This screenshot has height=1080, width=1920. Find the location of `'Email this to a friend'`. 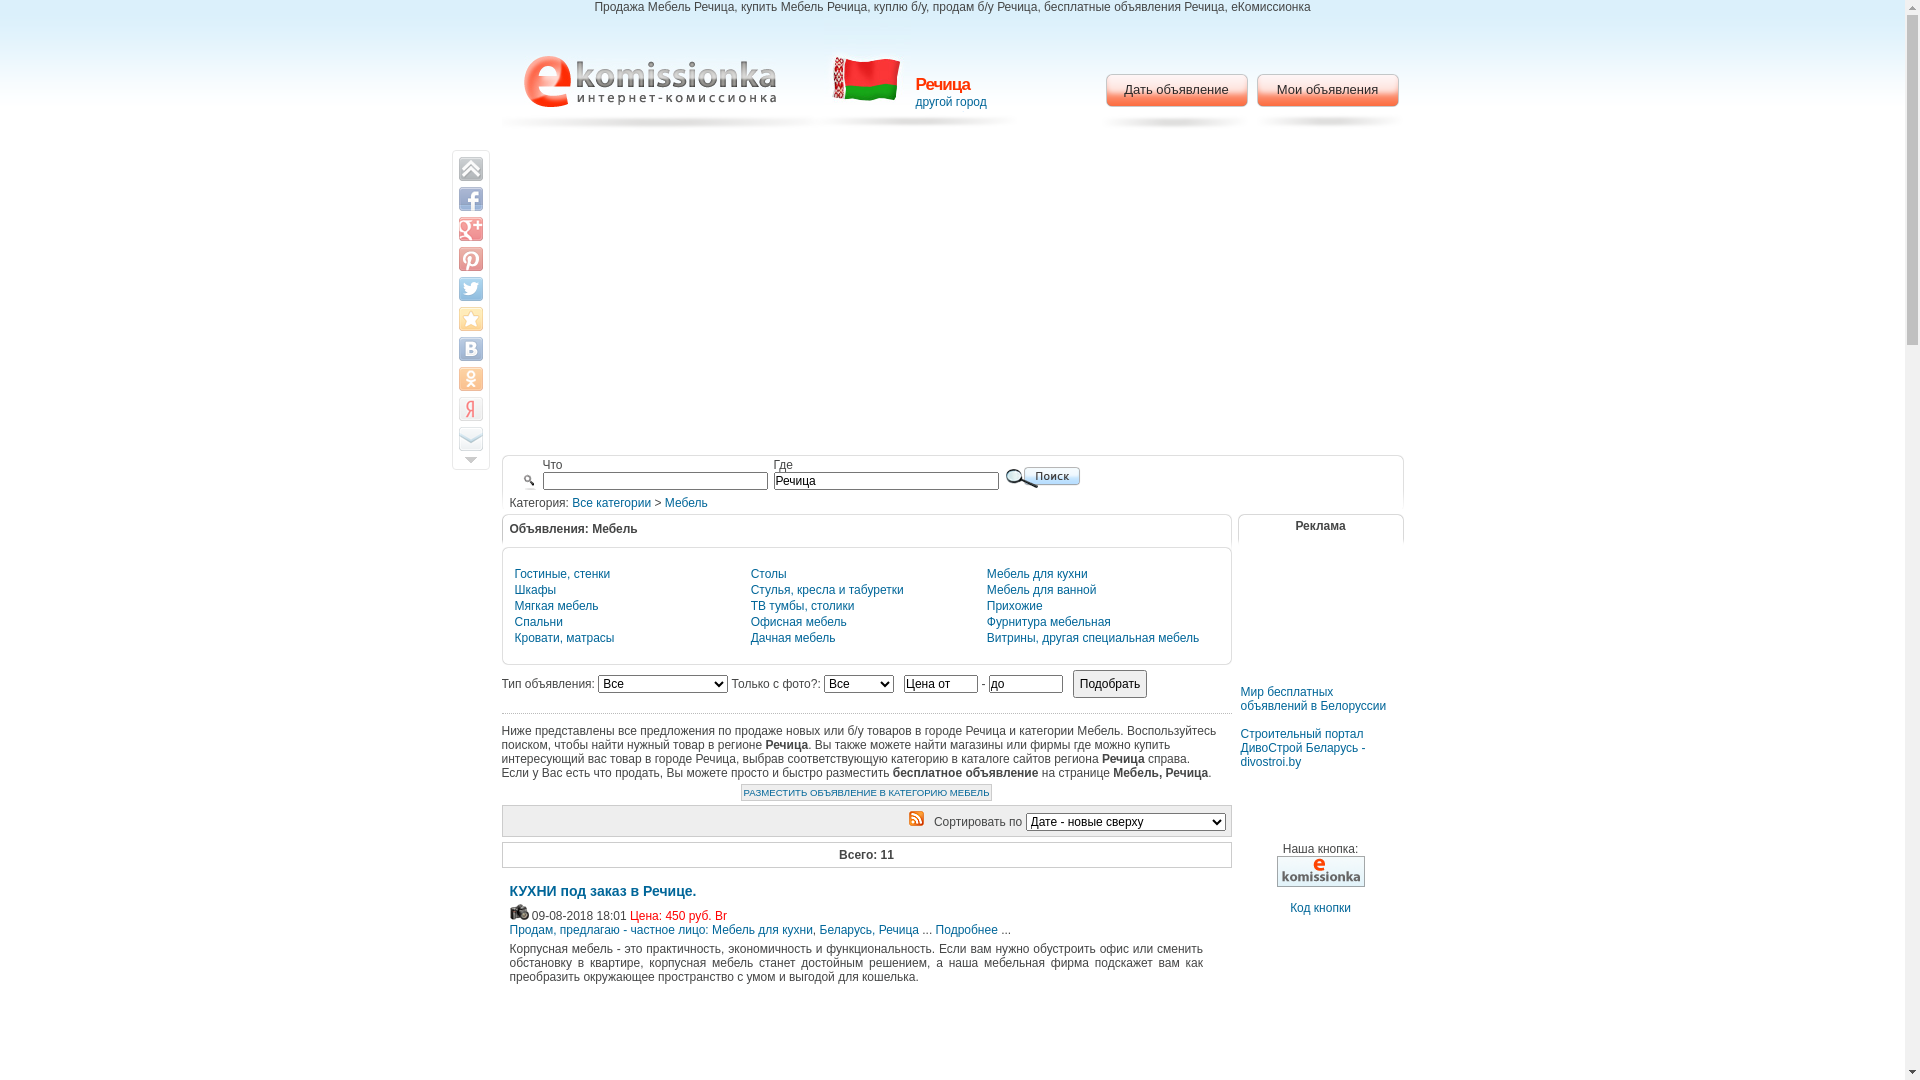

'Email this to a friend' is located at coordinates (469, 438).